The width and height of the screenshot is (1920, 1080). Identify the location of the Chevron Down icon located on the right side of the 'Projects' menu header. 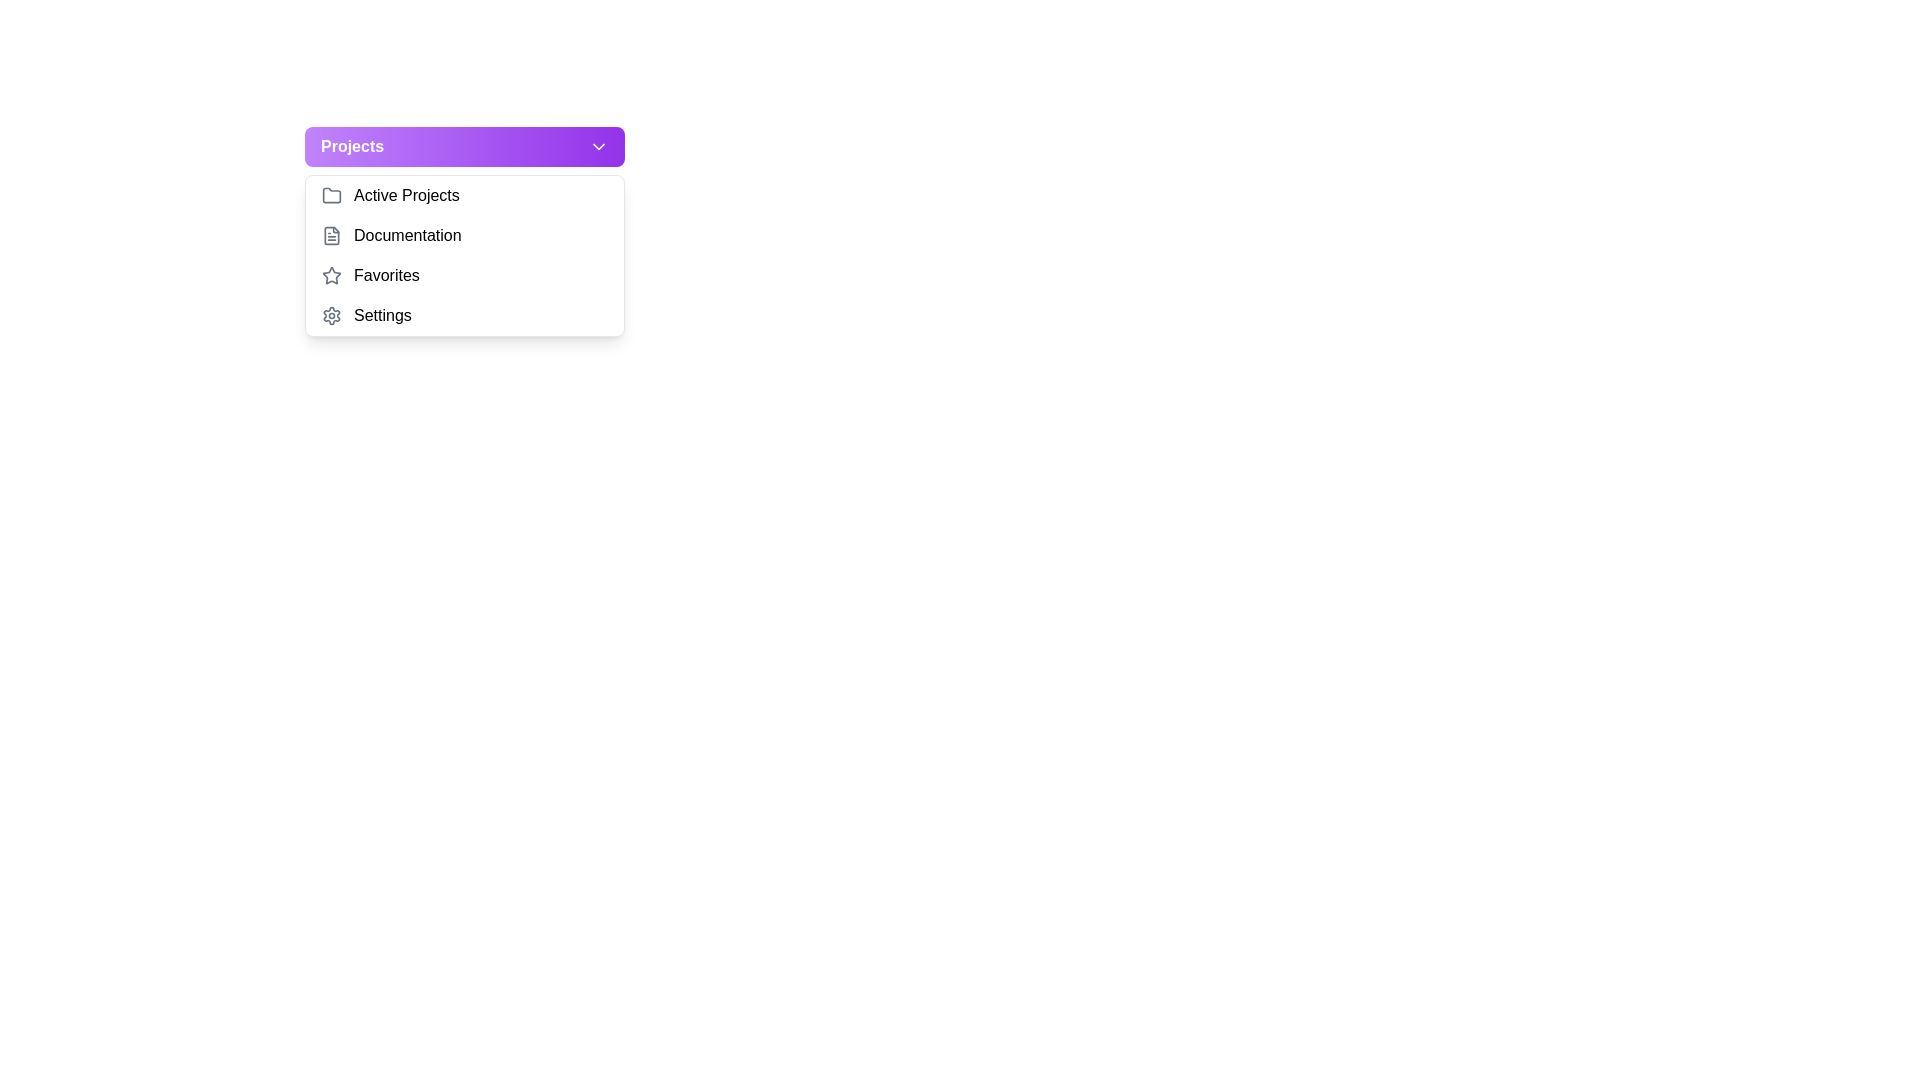
(598, 145).